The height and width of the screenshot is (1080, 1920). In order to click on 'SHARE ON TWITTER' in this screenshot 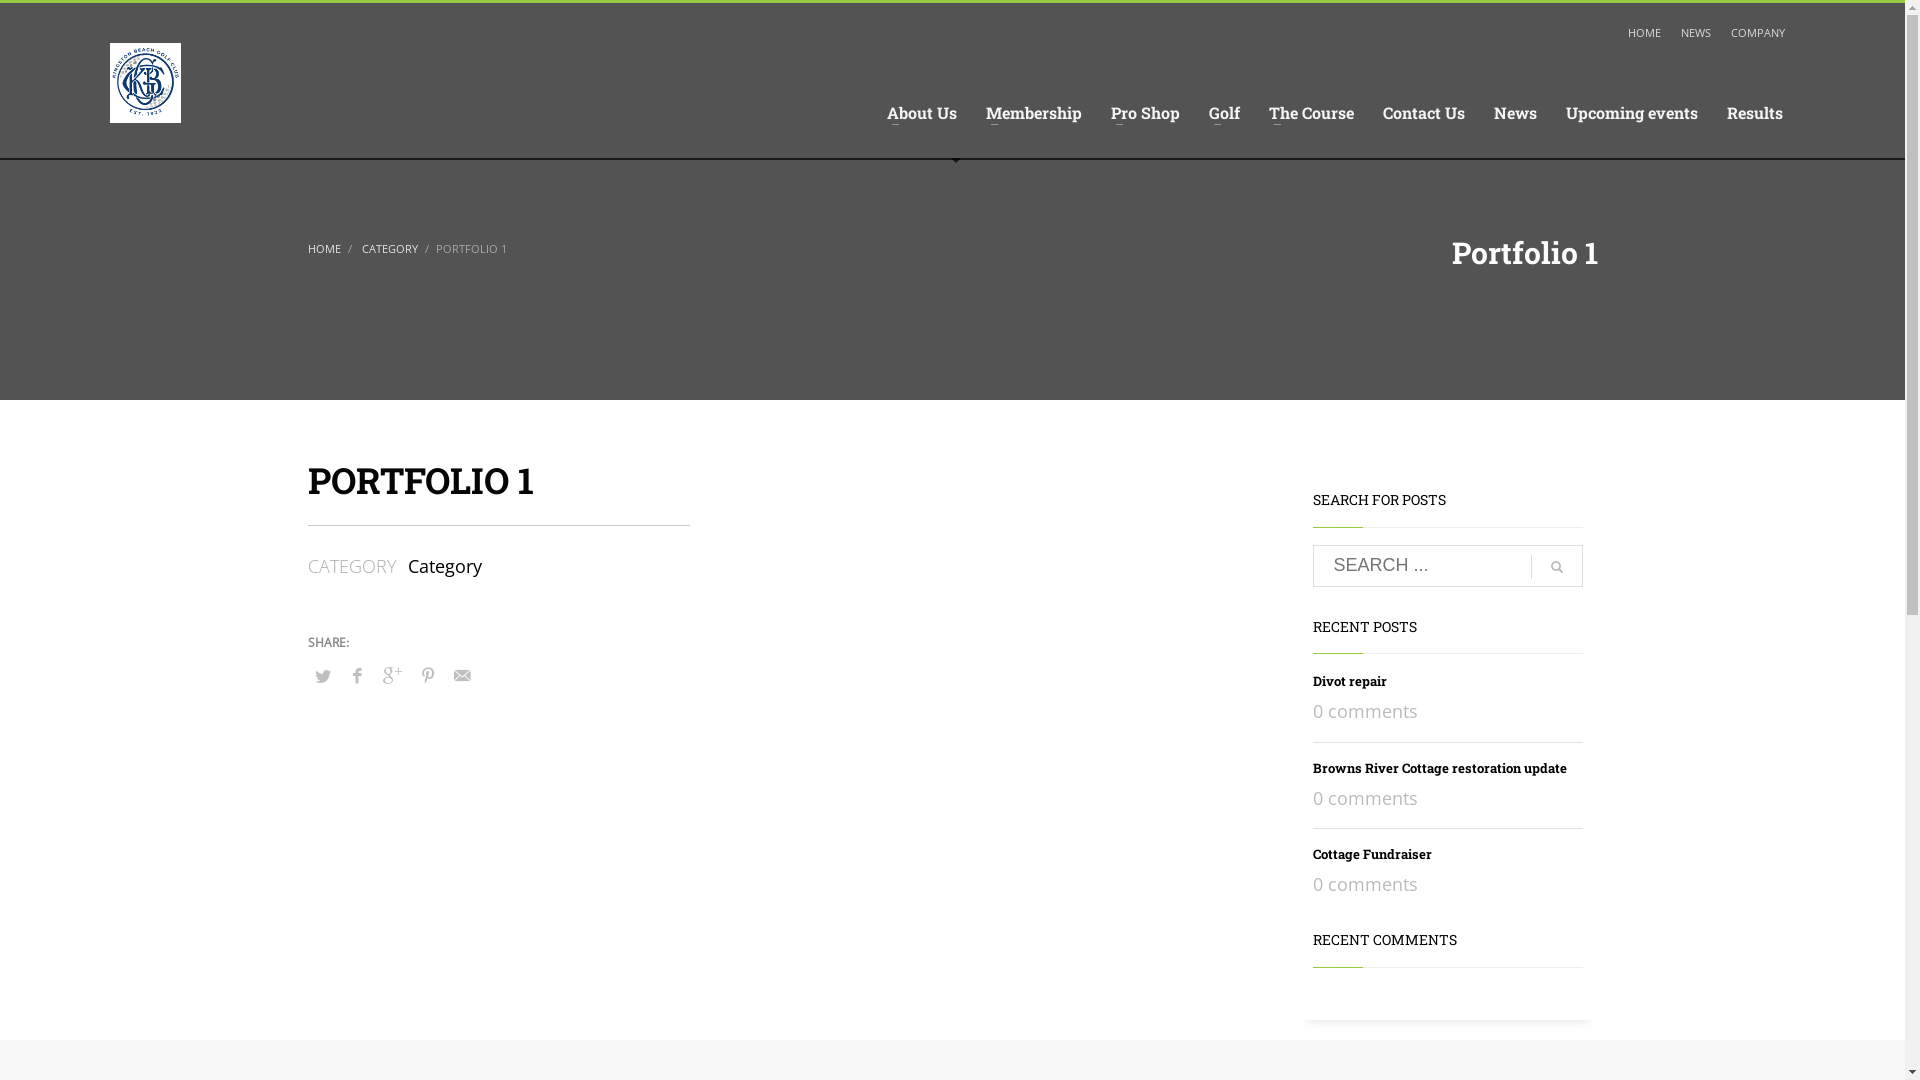, I will do `click(306, 675)`.